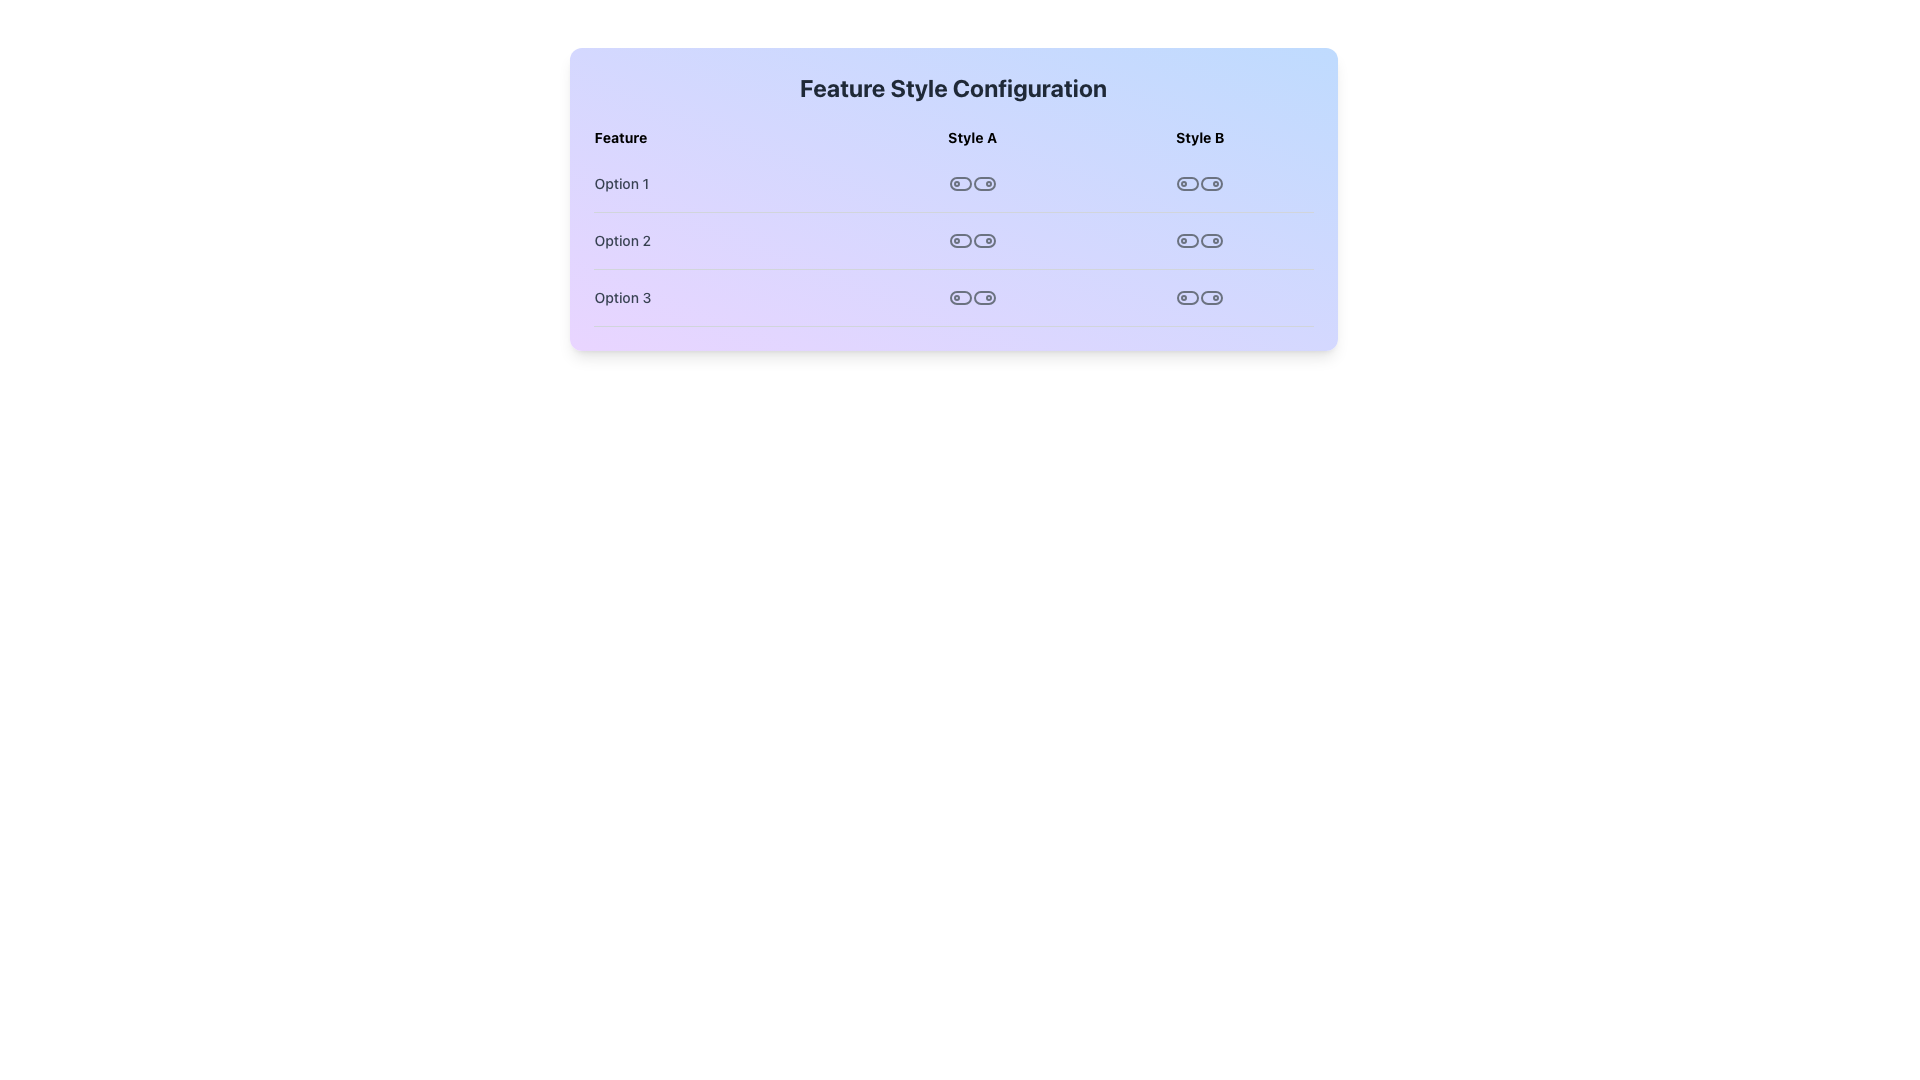  I want to click on the toggle switch button with a circular knob on the left in the 'Style A' column of the 'Option 3' row within the 'Feature Style Configuration' table, so click(960, 297).